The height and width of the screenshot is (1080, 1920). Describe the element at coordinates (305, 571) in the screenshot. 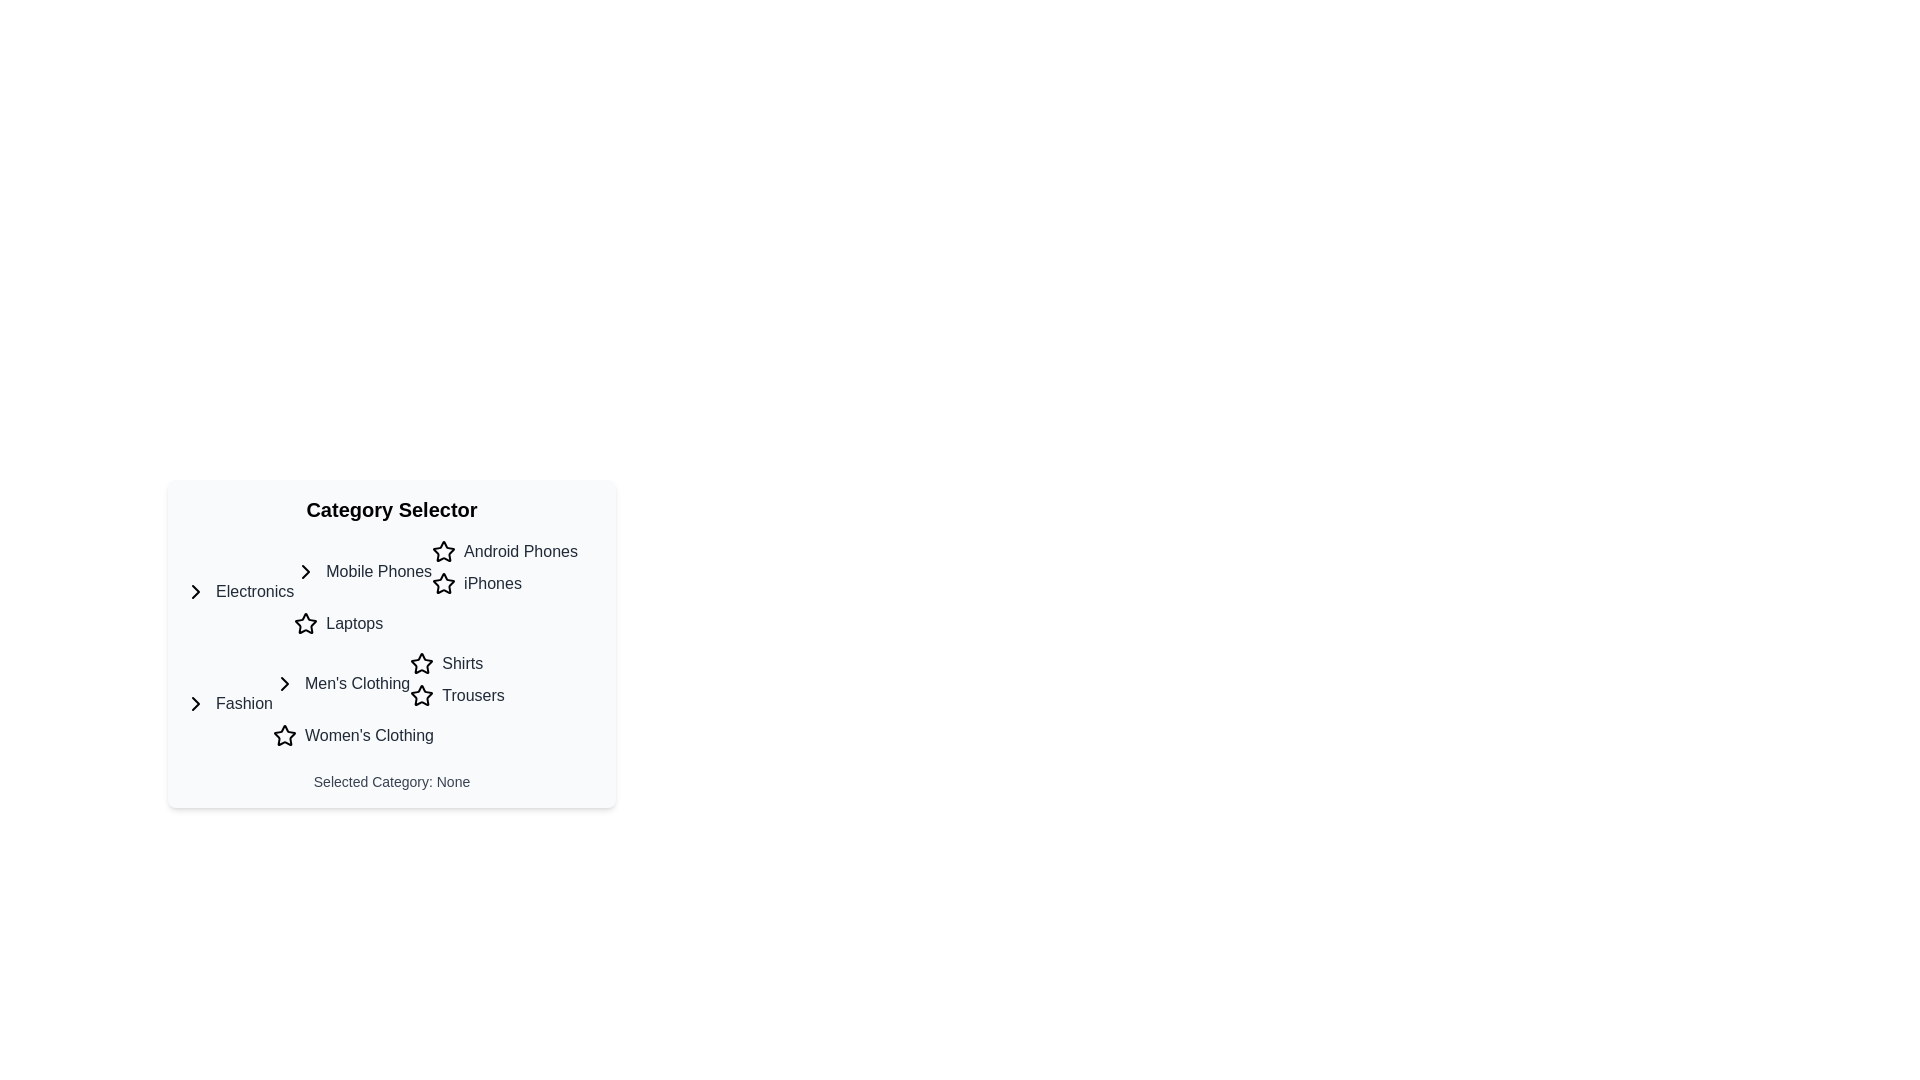

I see `the icon located to the immediate left of the 'Mobile Phones' text within the 'Electronics' category block to interact with the section` at that location.